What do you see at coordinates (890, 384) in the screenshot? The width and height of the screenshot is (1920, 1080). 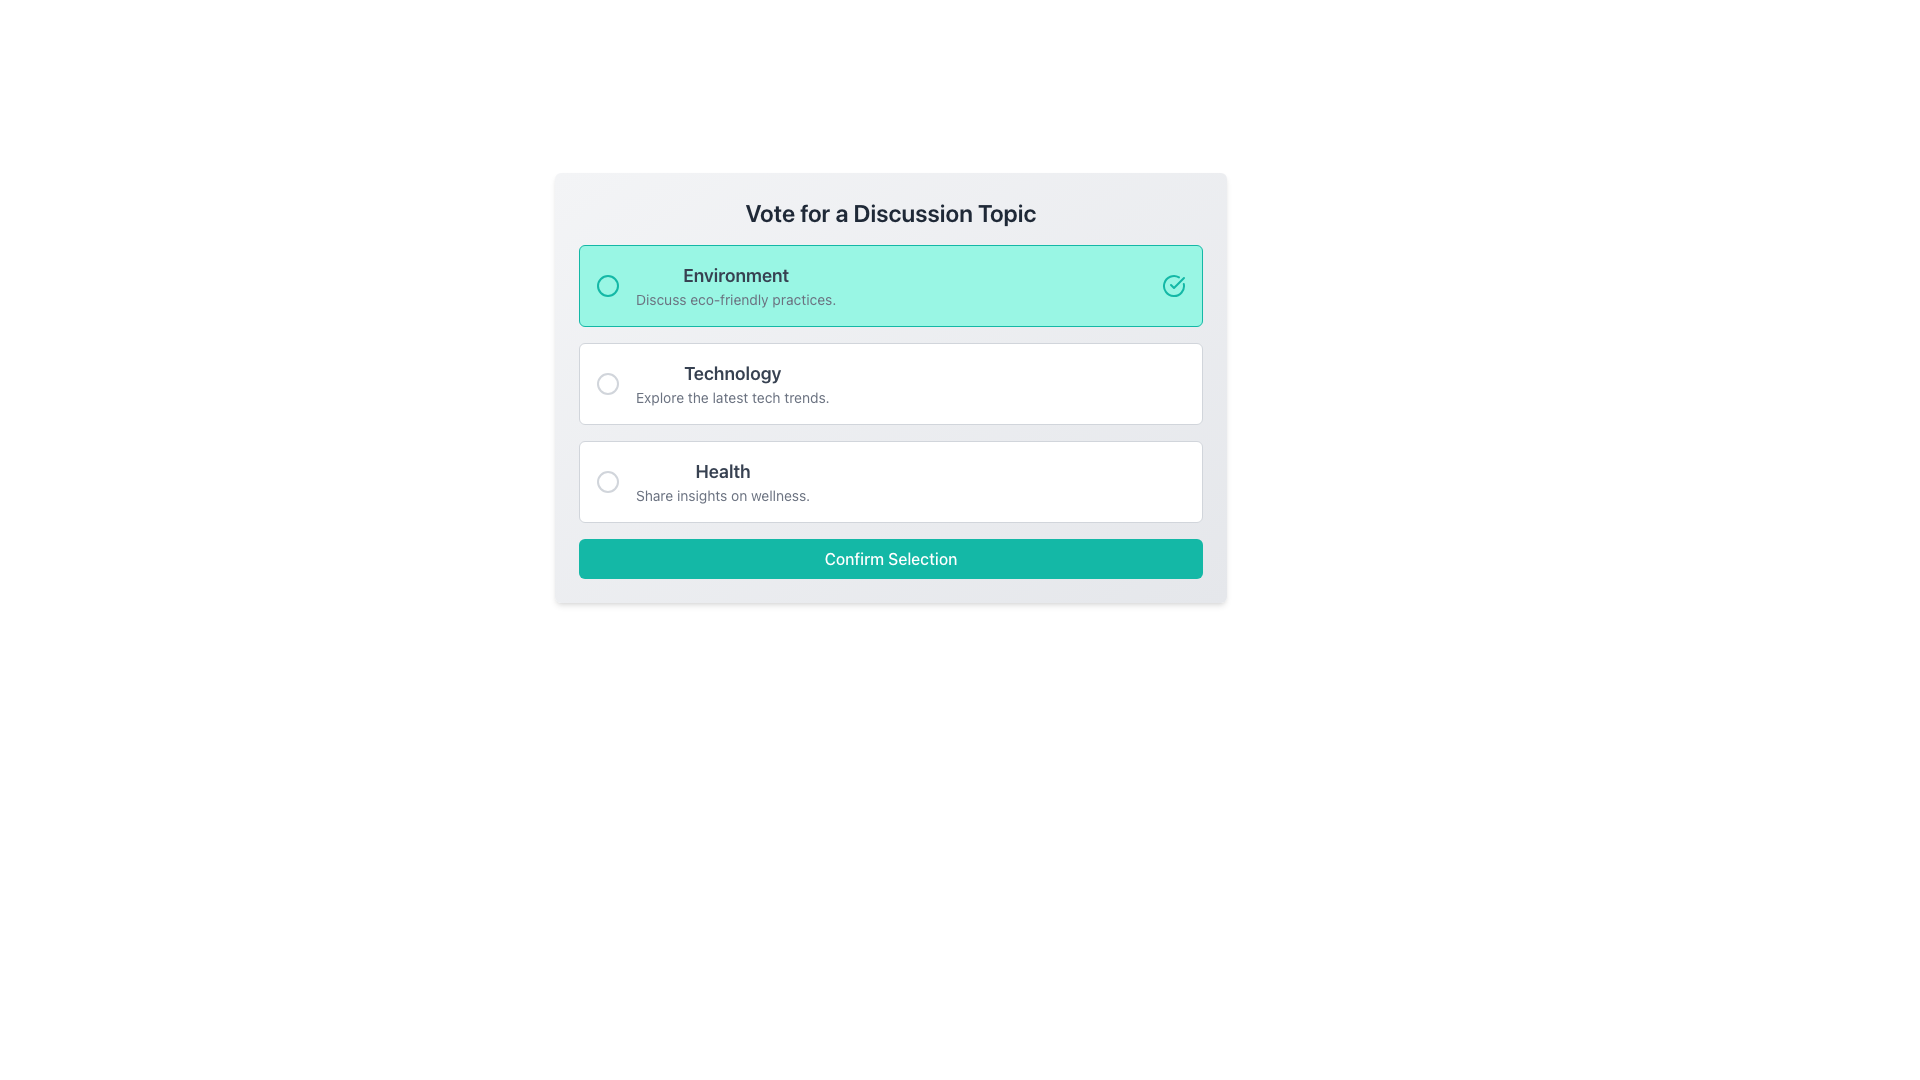 I see `the selectable list item labeled 'Technology'` at bounding box center [890, 384].